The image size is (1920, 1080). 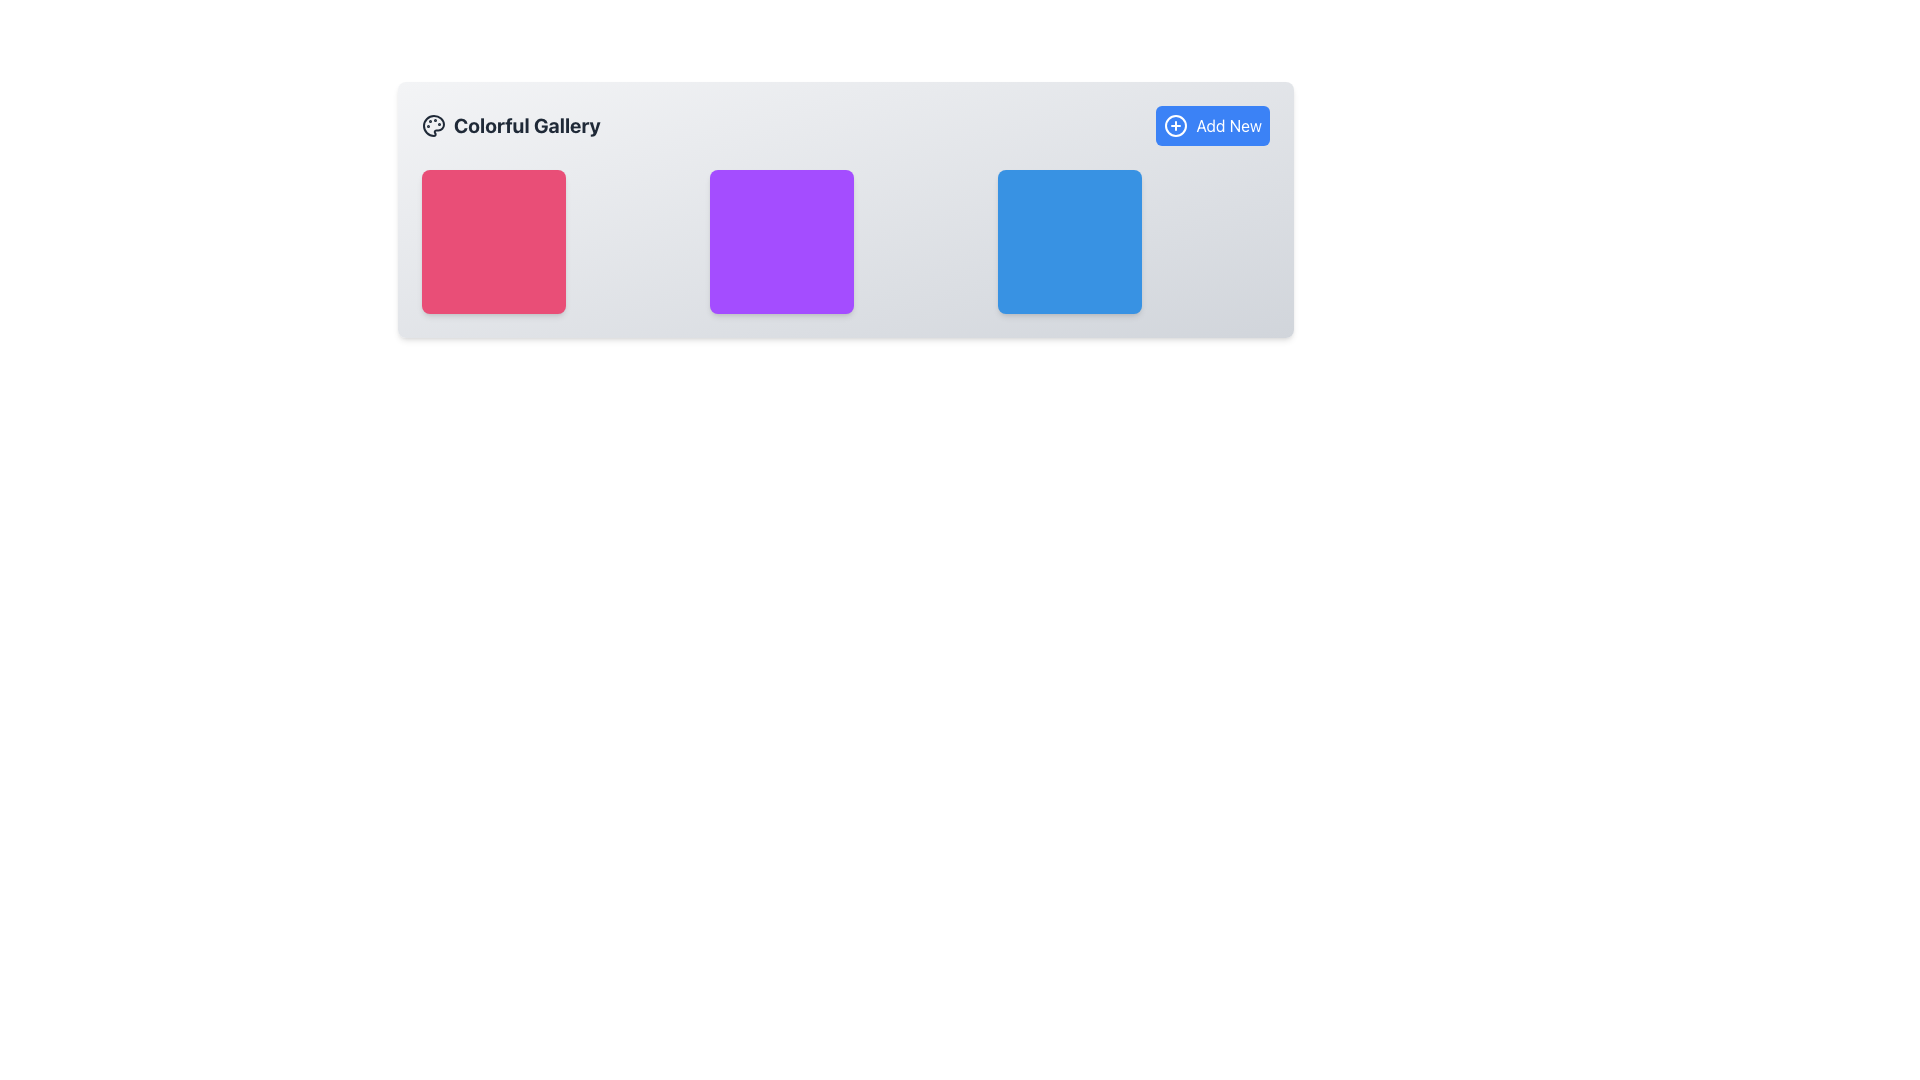 What do you see at coordinates (845, 241) in the screenshot?
I see `the second square in a grid of three squares, which has a purple background and rounded corners` at bounding box center [845, 241].